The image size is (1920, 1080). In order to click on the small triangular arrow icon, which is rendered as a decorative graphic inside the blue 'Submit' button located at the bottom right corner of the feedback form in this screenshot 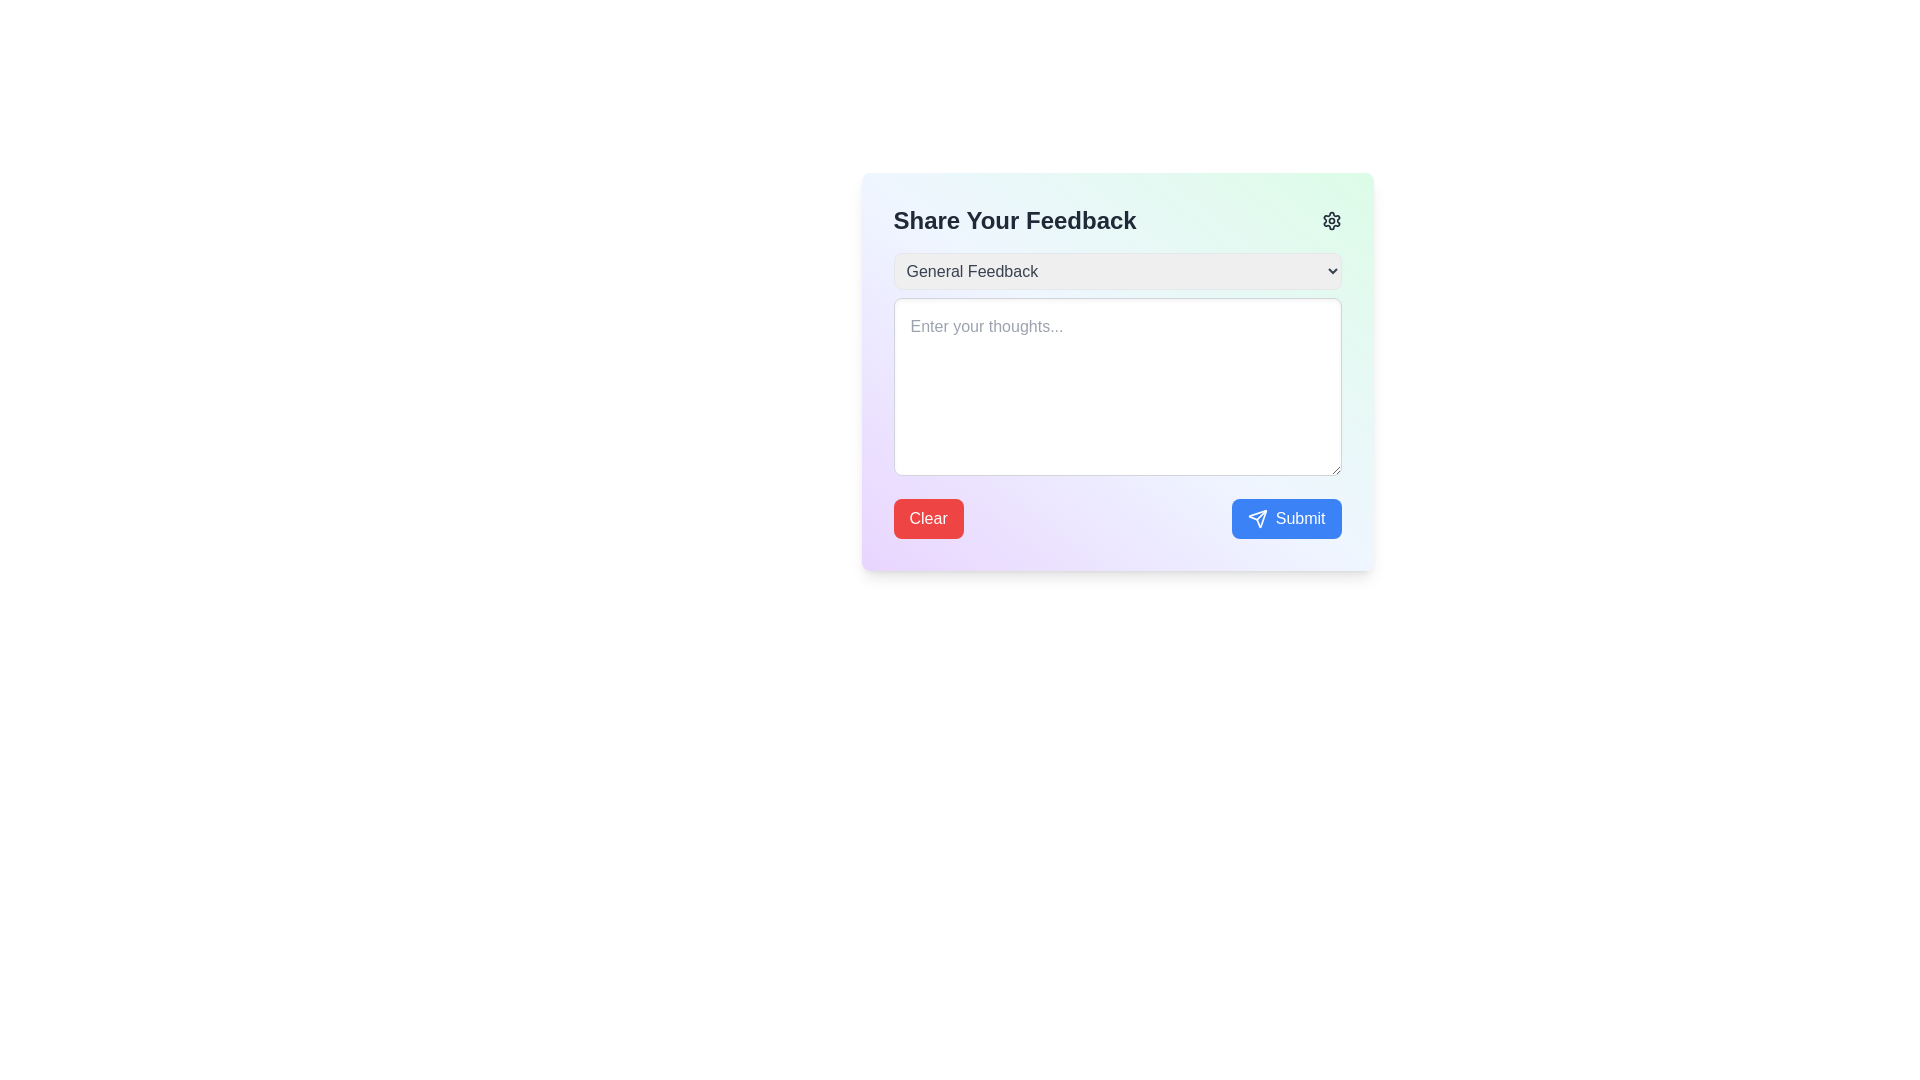, I will do `click(1256, 518)`.